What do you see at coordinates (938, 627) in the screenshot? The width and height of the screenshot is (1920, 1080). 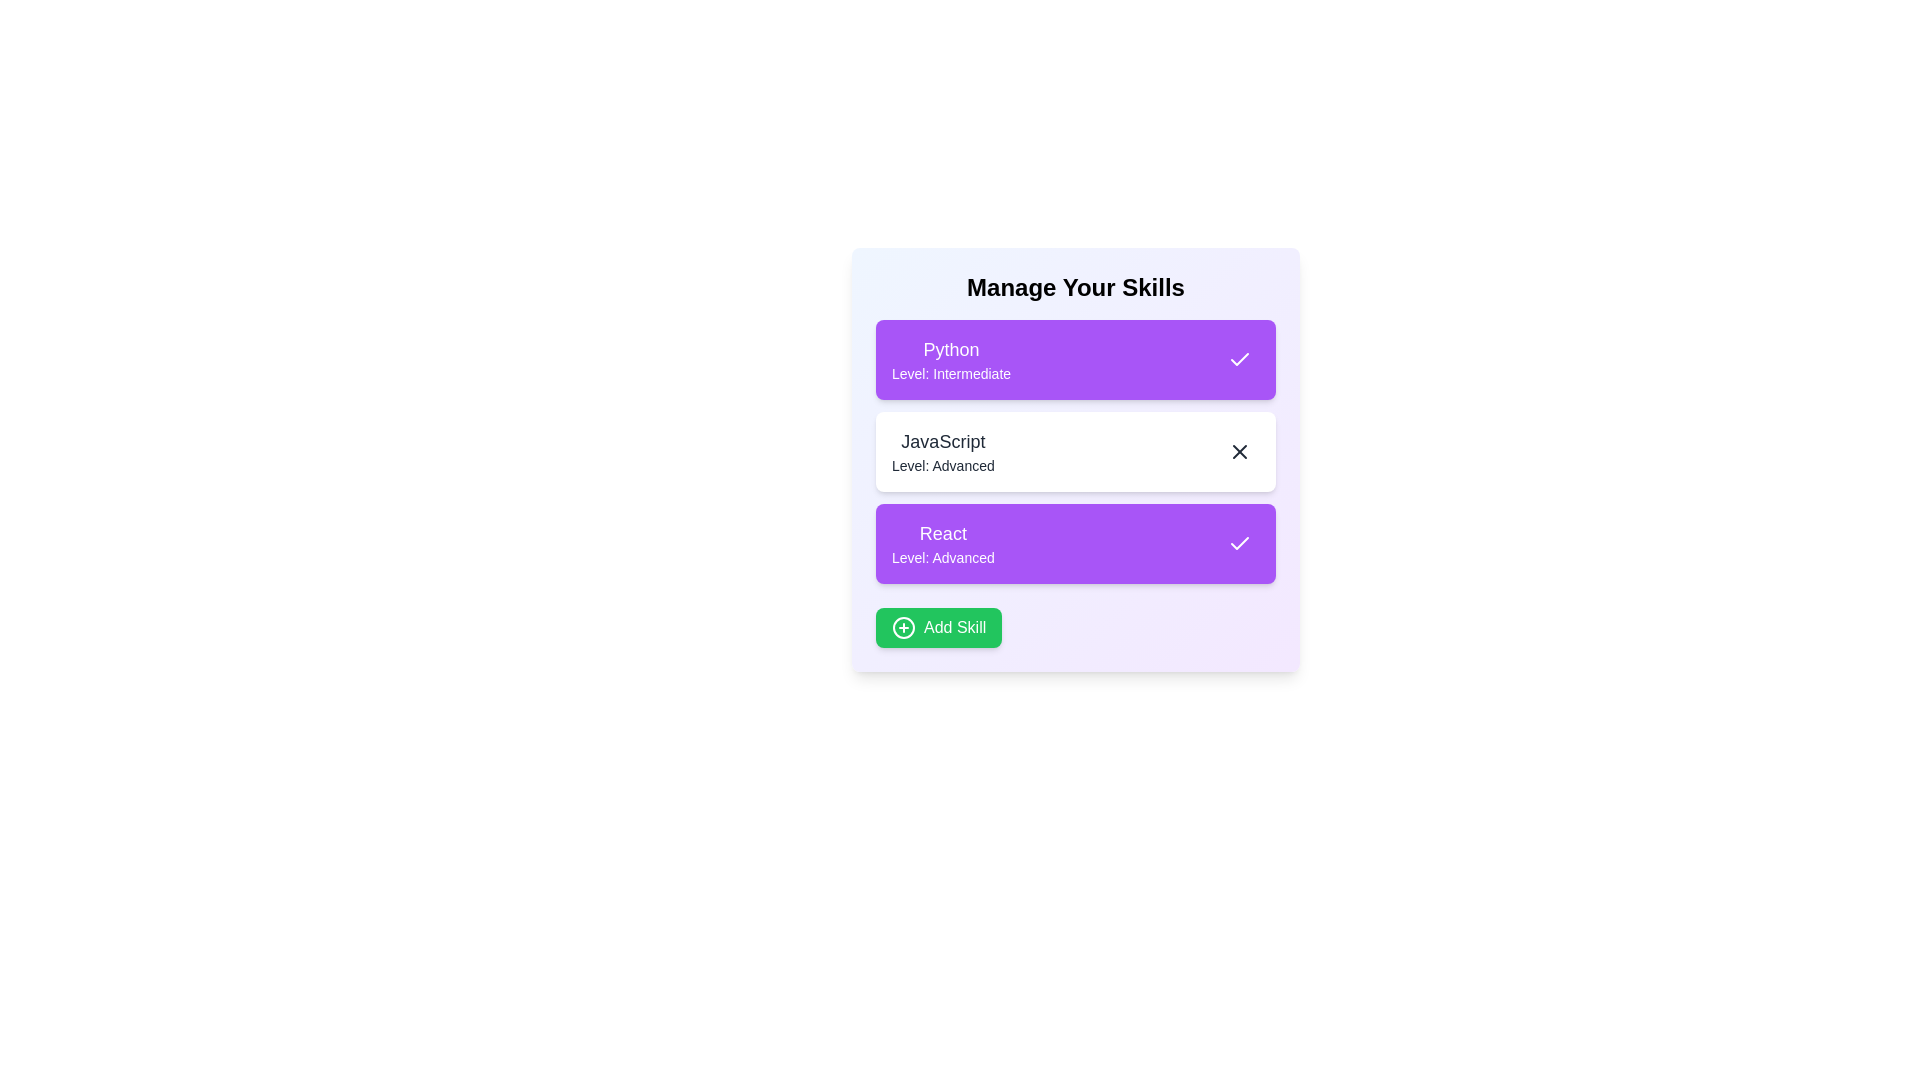 I see `the 'Add Skill' button to trigger the action of adding a new skill` at bounding box center [938, 627].